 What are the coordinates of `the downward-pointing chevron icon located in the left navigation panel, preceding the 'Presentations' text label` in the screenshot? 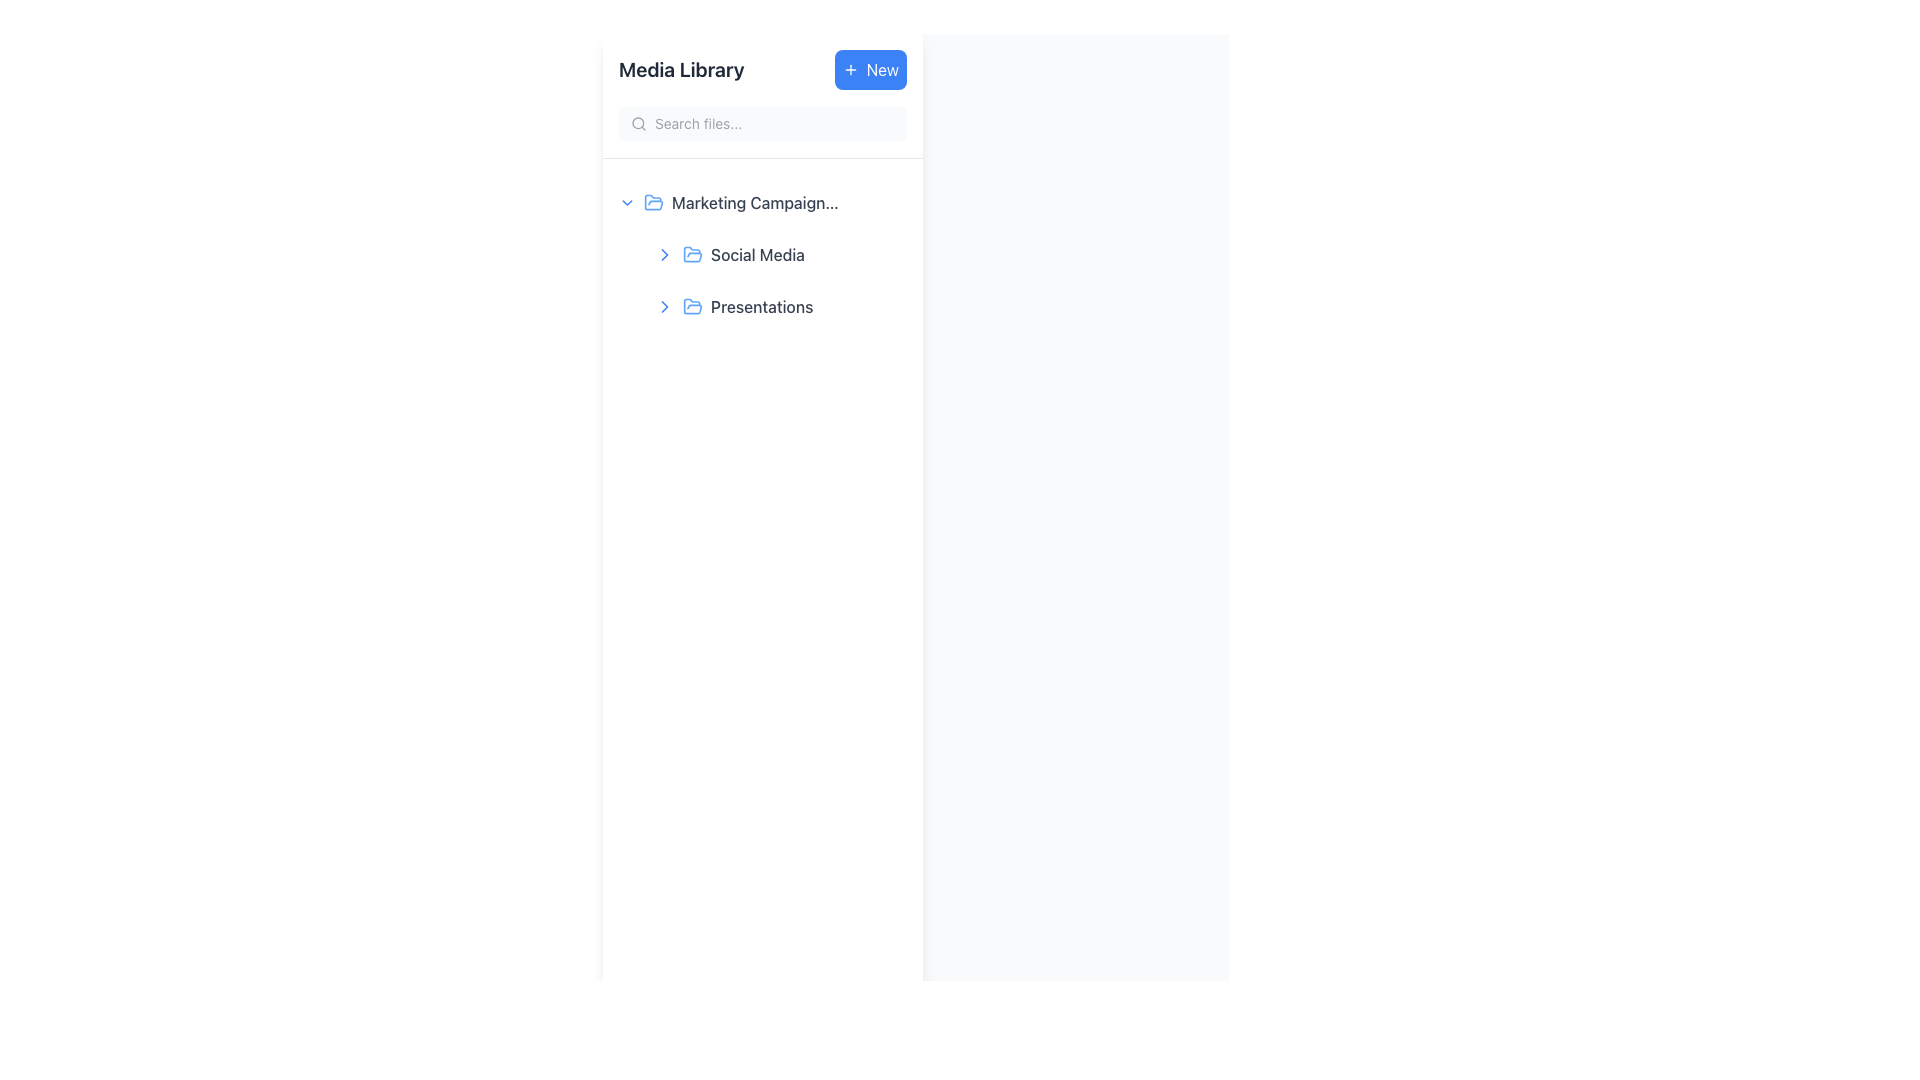 It's located at (665, 307).